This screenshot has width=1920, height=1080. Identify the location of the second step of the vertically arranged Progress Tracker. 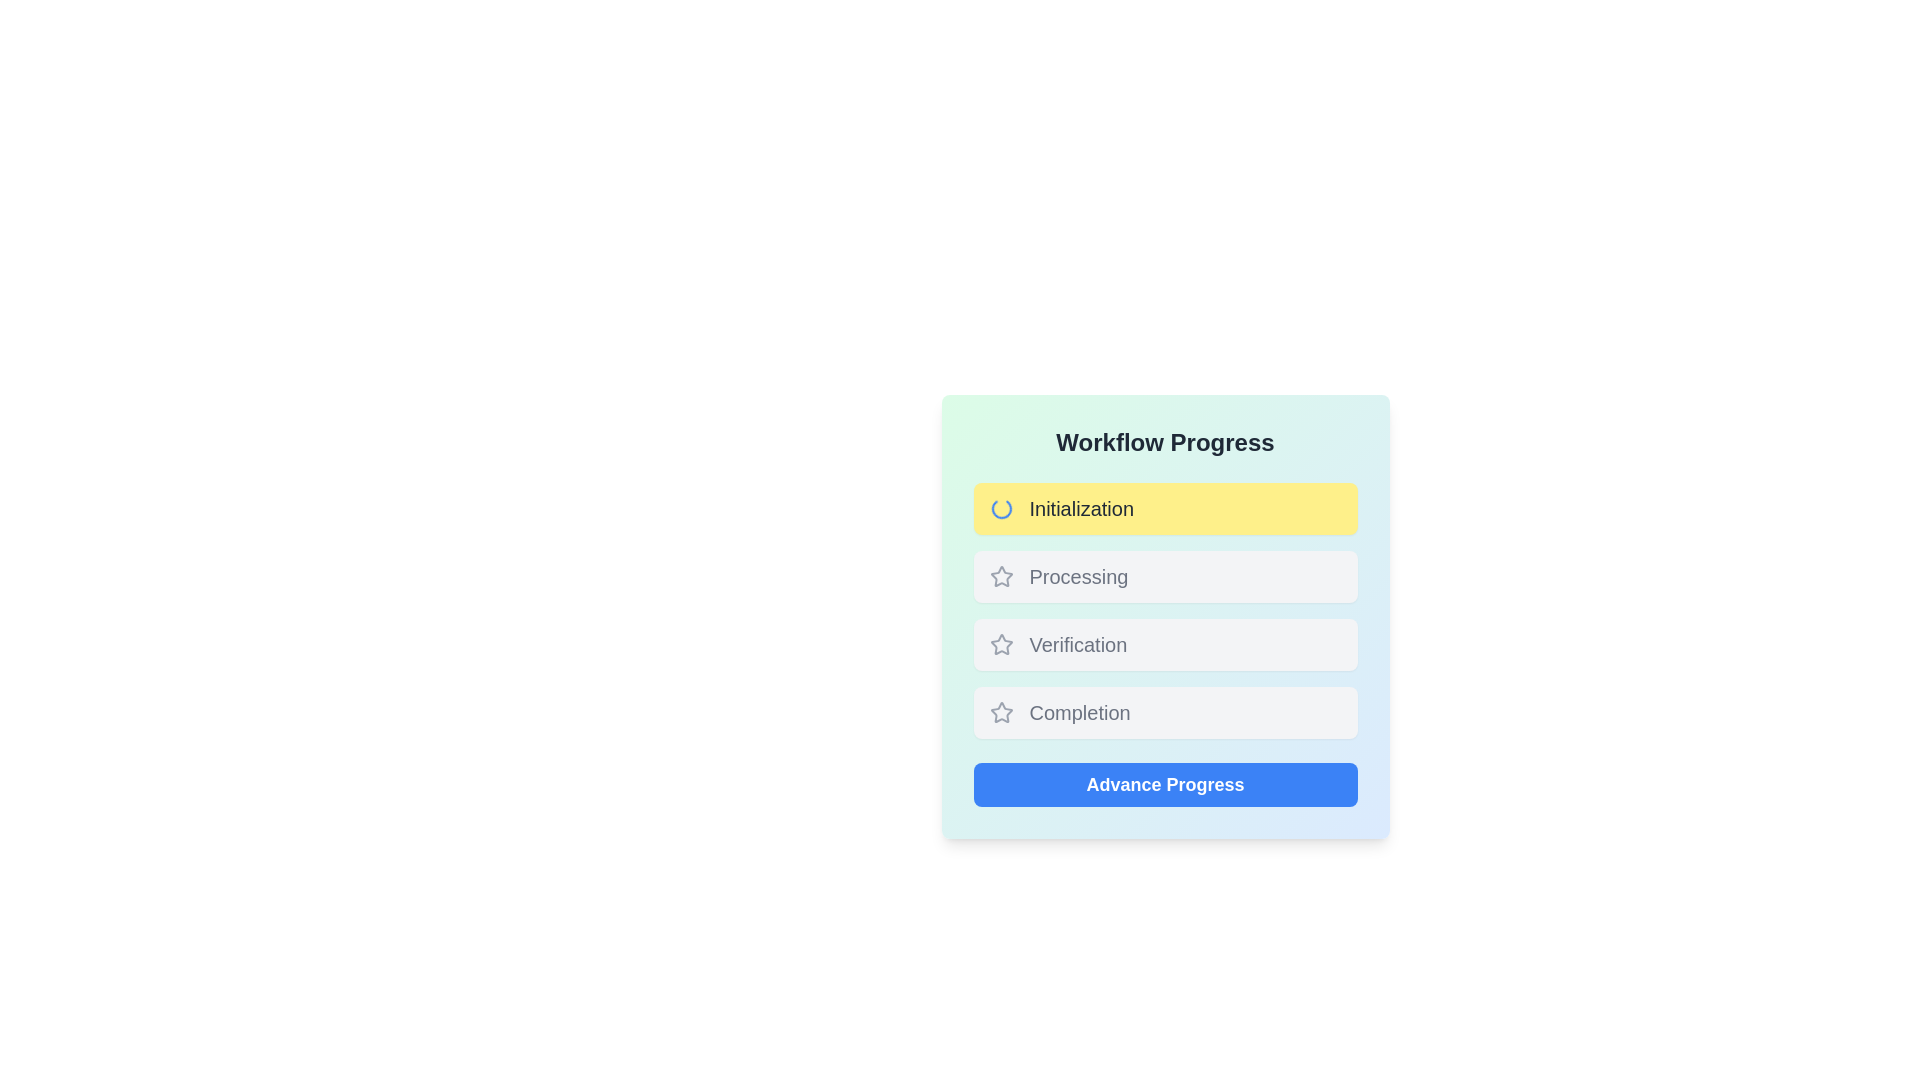
(1165, 609).